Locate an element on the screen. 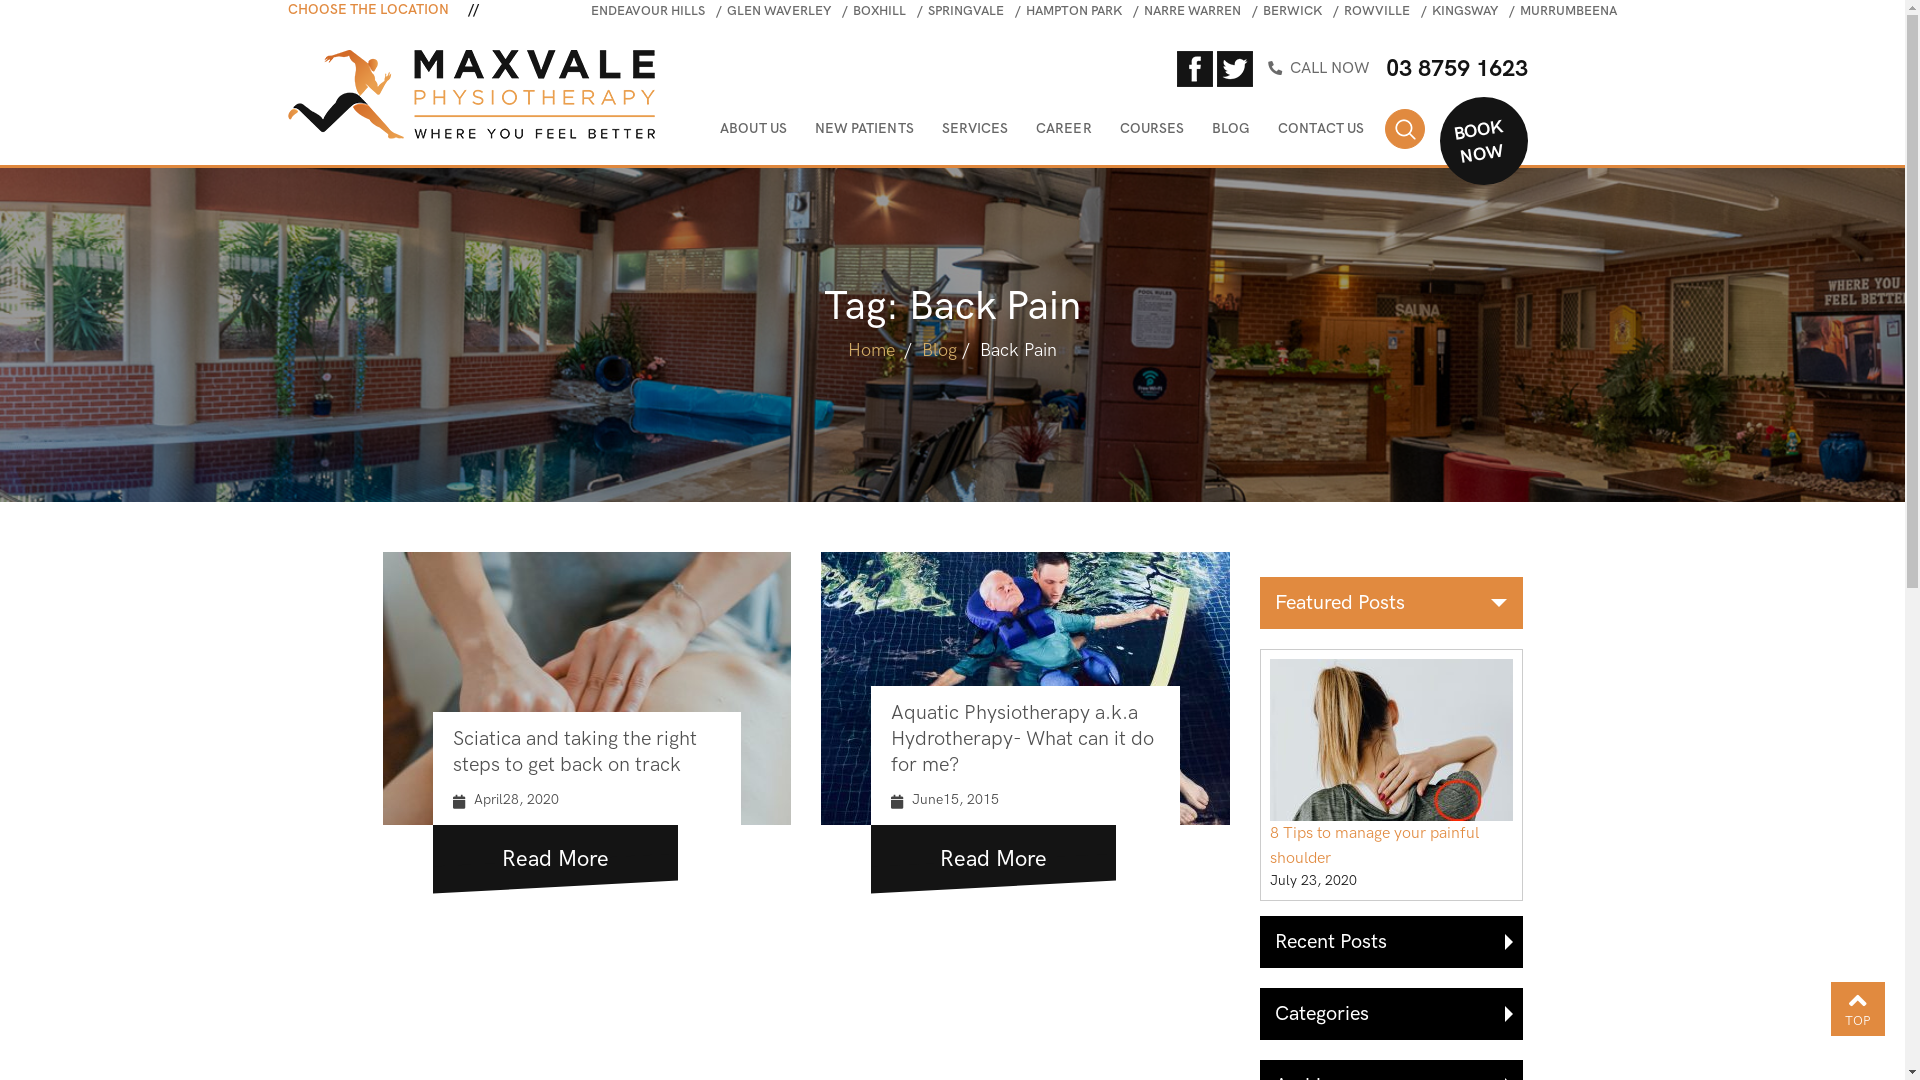  'BOOK NOW' is located at coordinates (1473, 134).